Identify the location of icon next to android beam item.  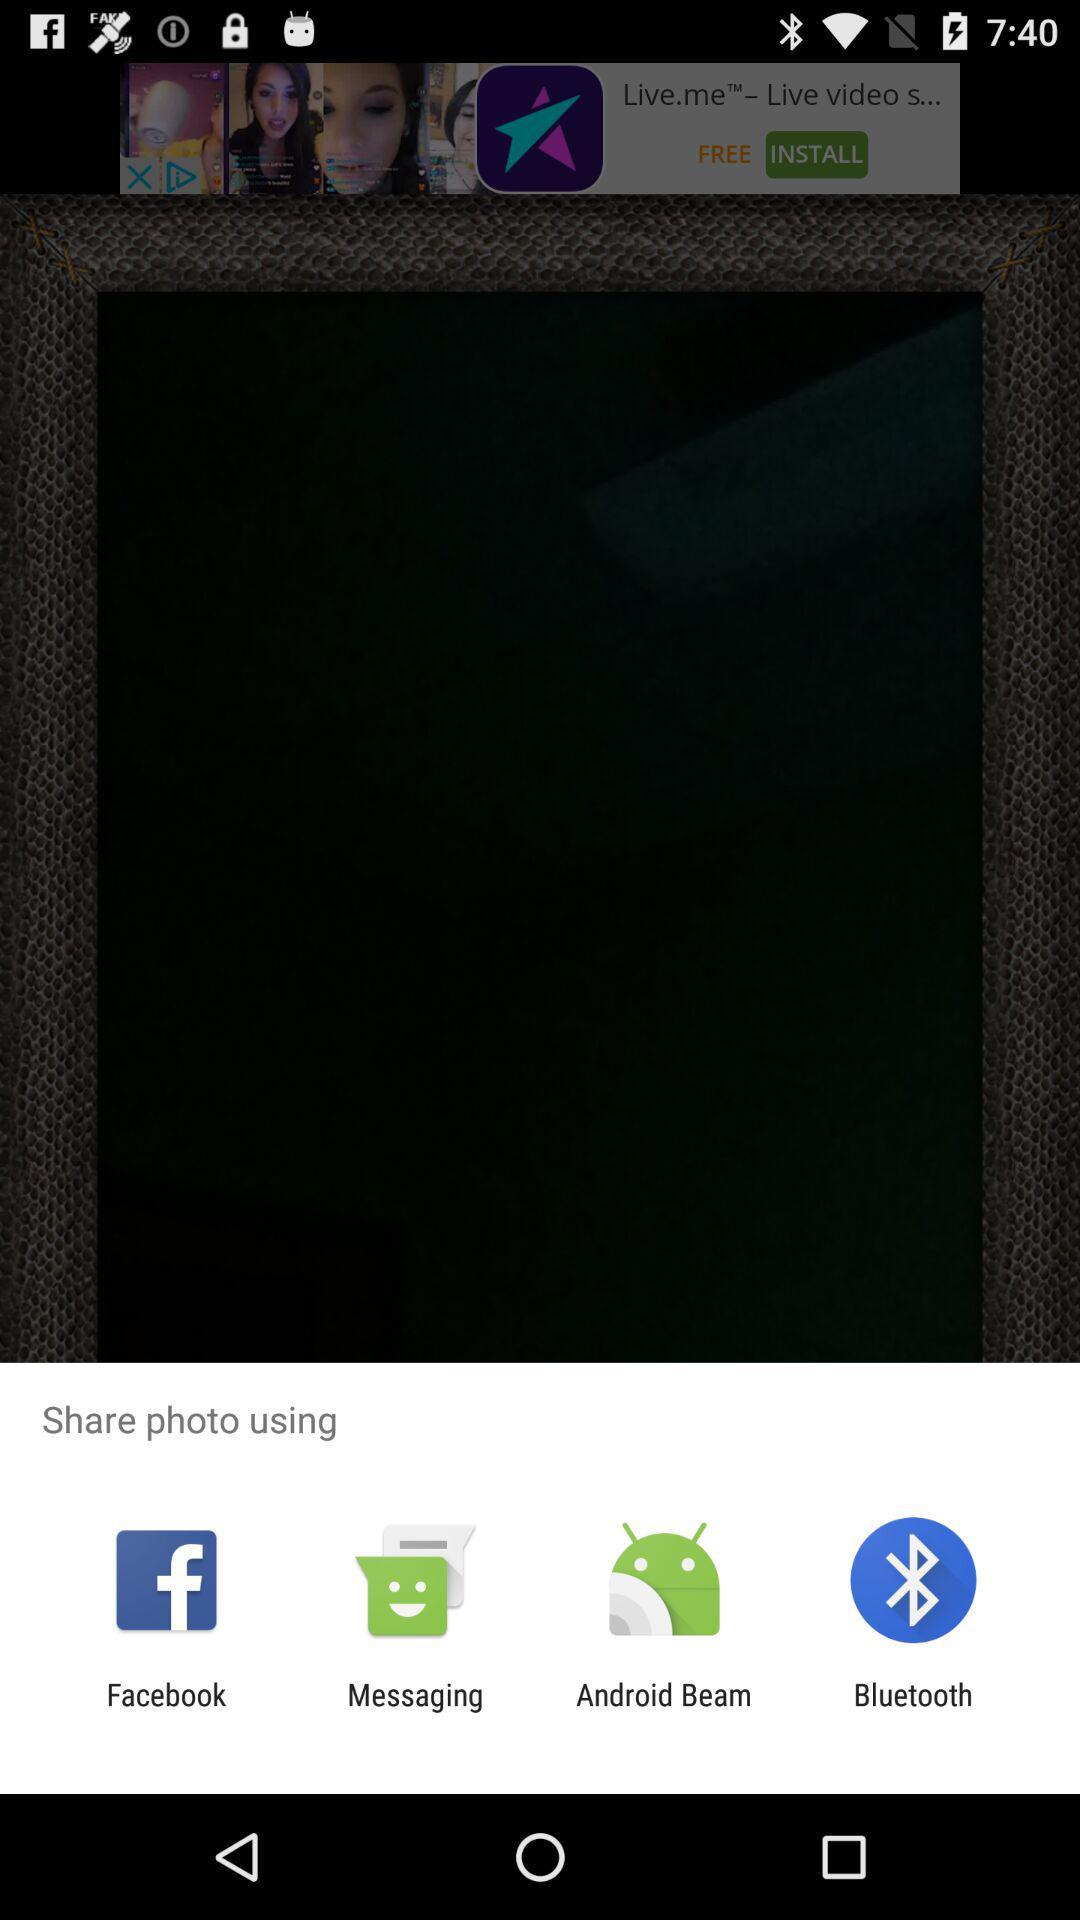
(913, 1711).